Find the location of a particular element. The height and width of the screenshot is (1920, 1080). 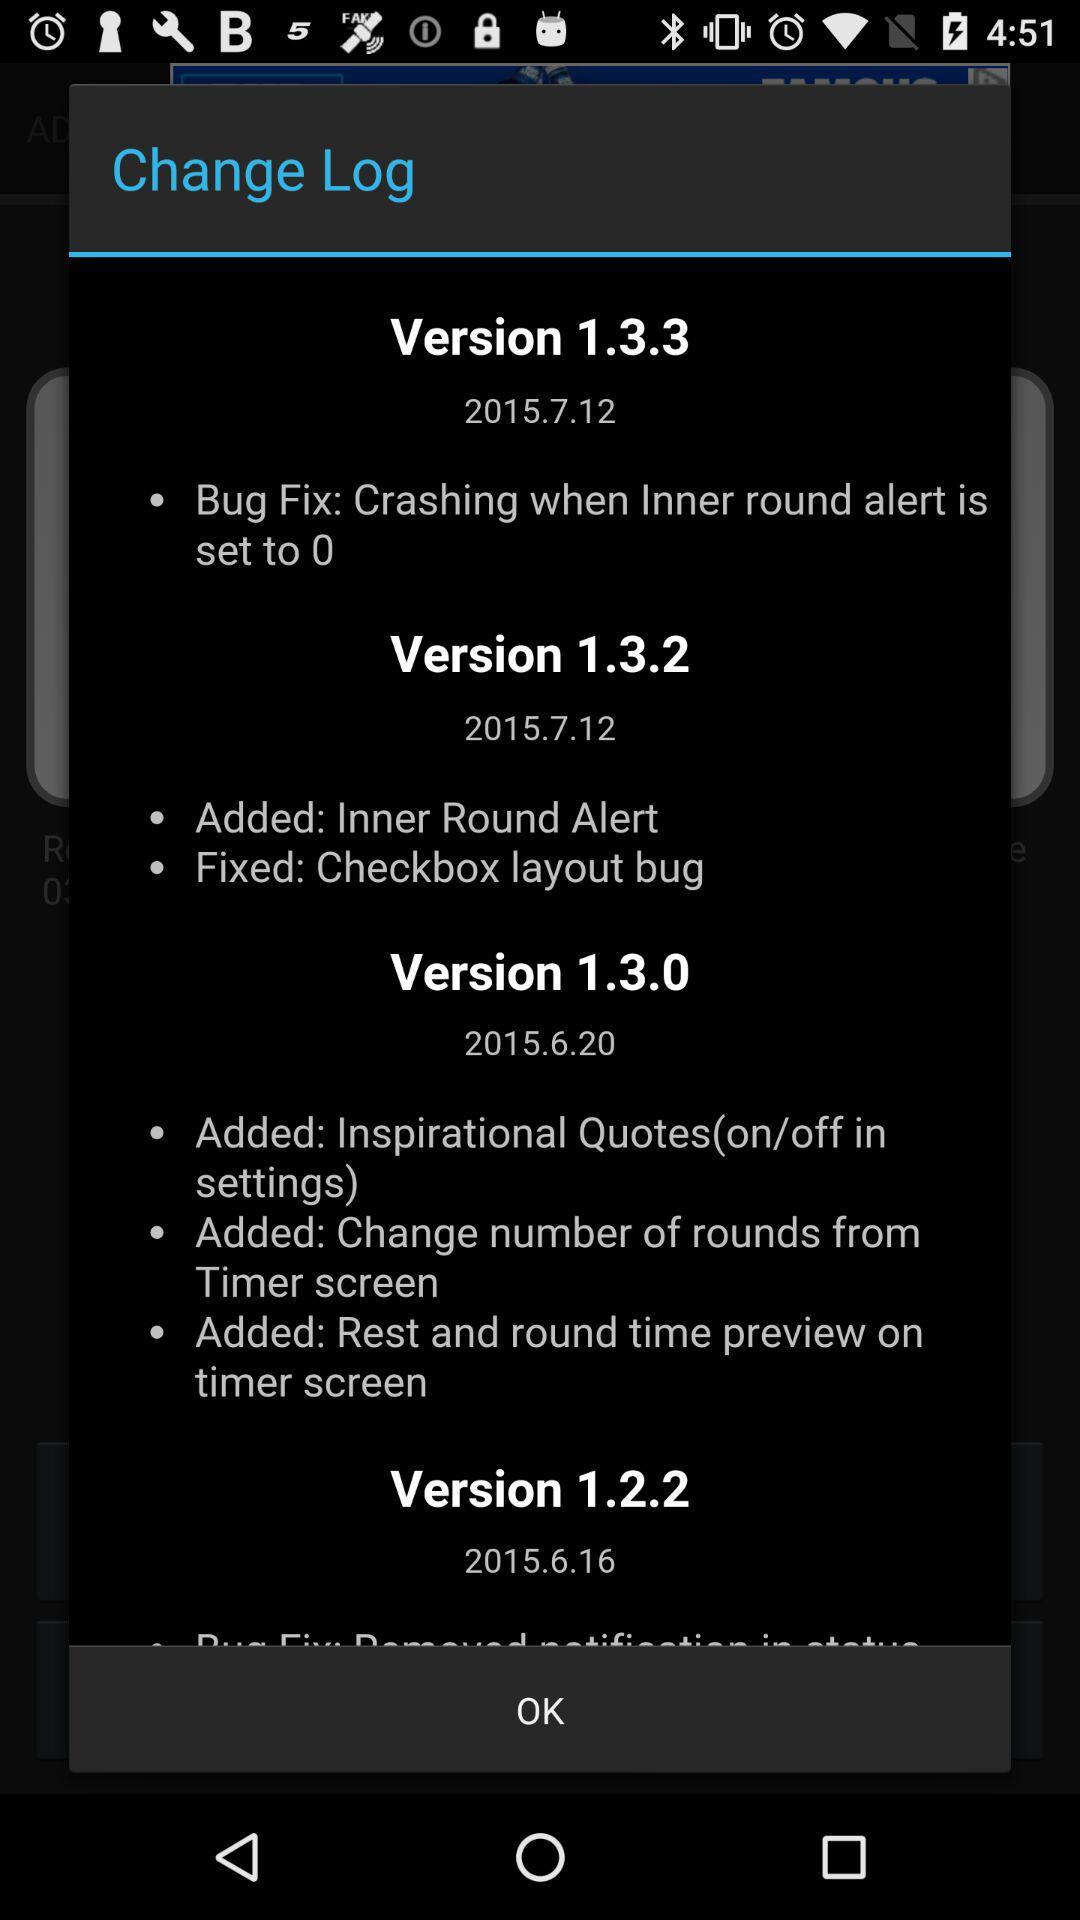

information is located at coordinates (540, 950).